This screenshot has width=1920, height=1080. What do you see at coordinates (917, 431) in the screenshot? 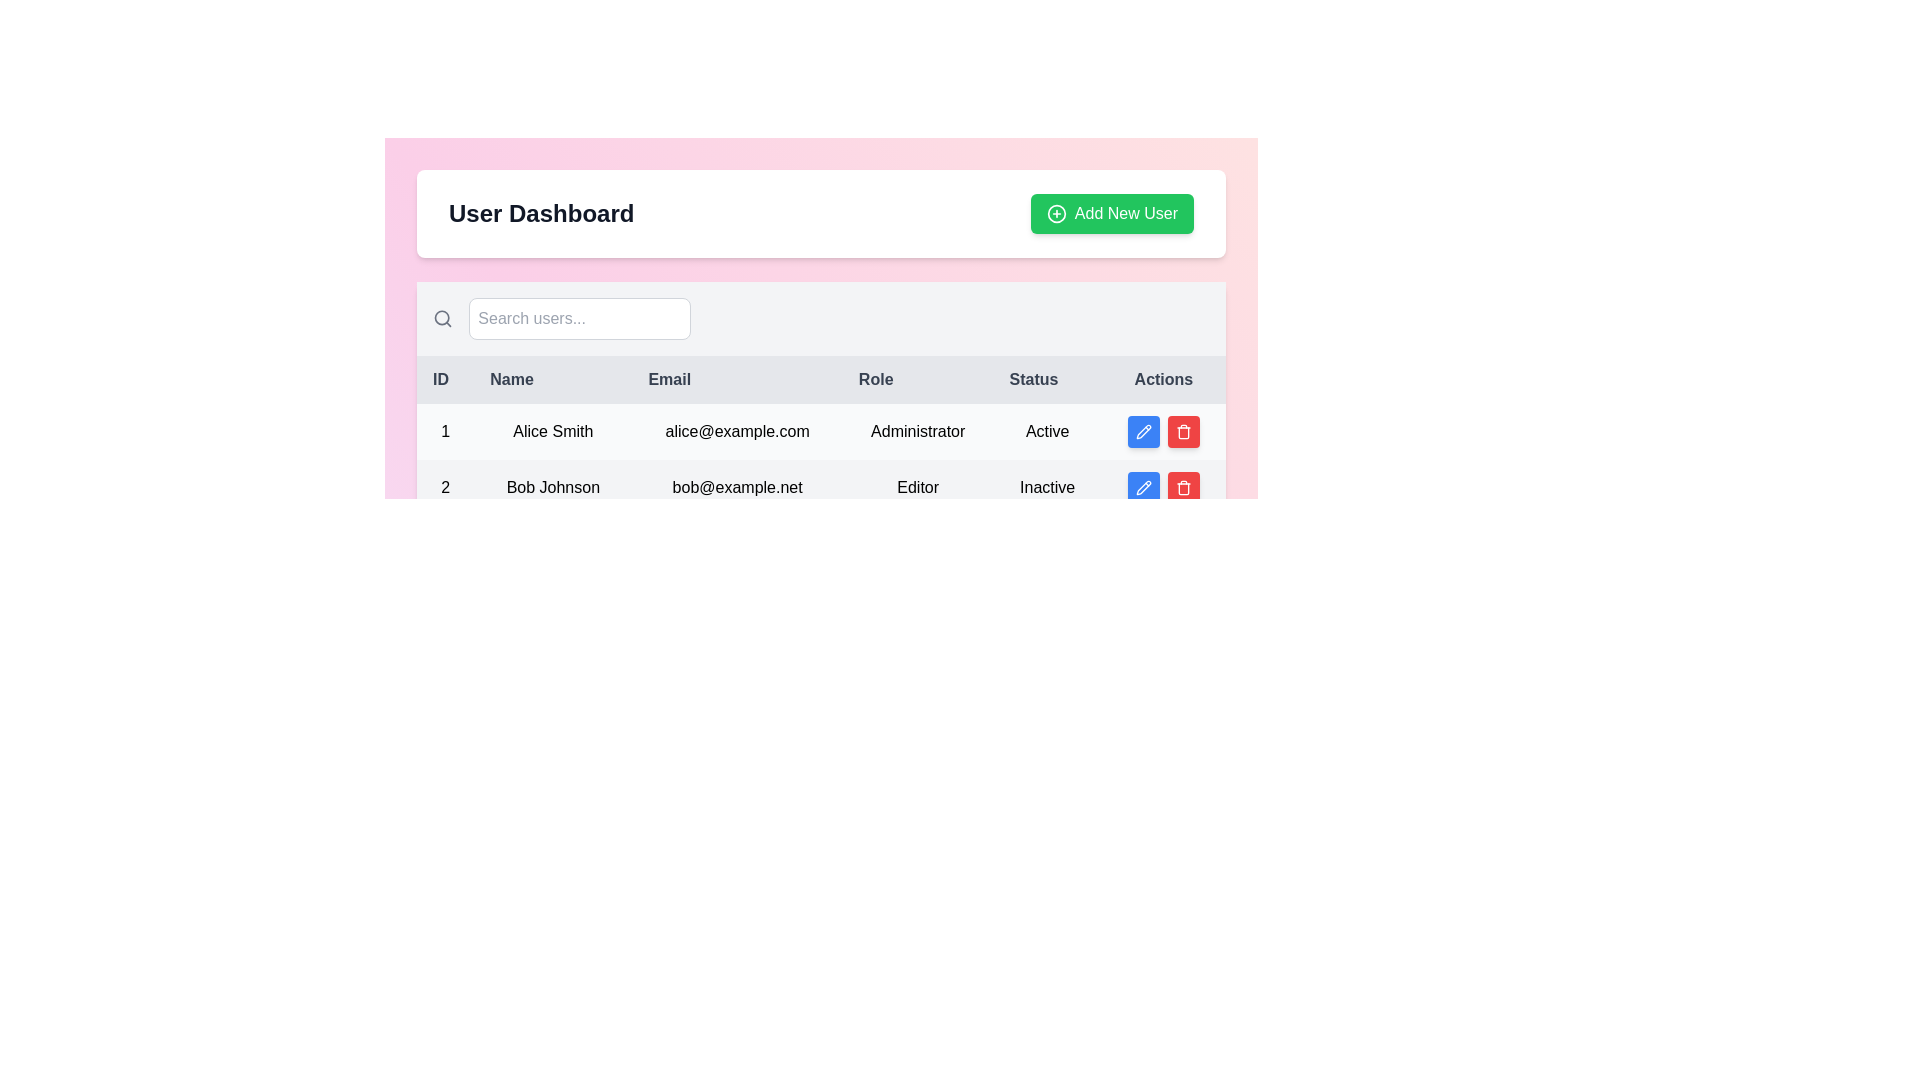
I see `the text label displaying 'Administrator' under the 'Role' column for user 'Alice Smith'` at bounding box center [917, 431].